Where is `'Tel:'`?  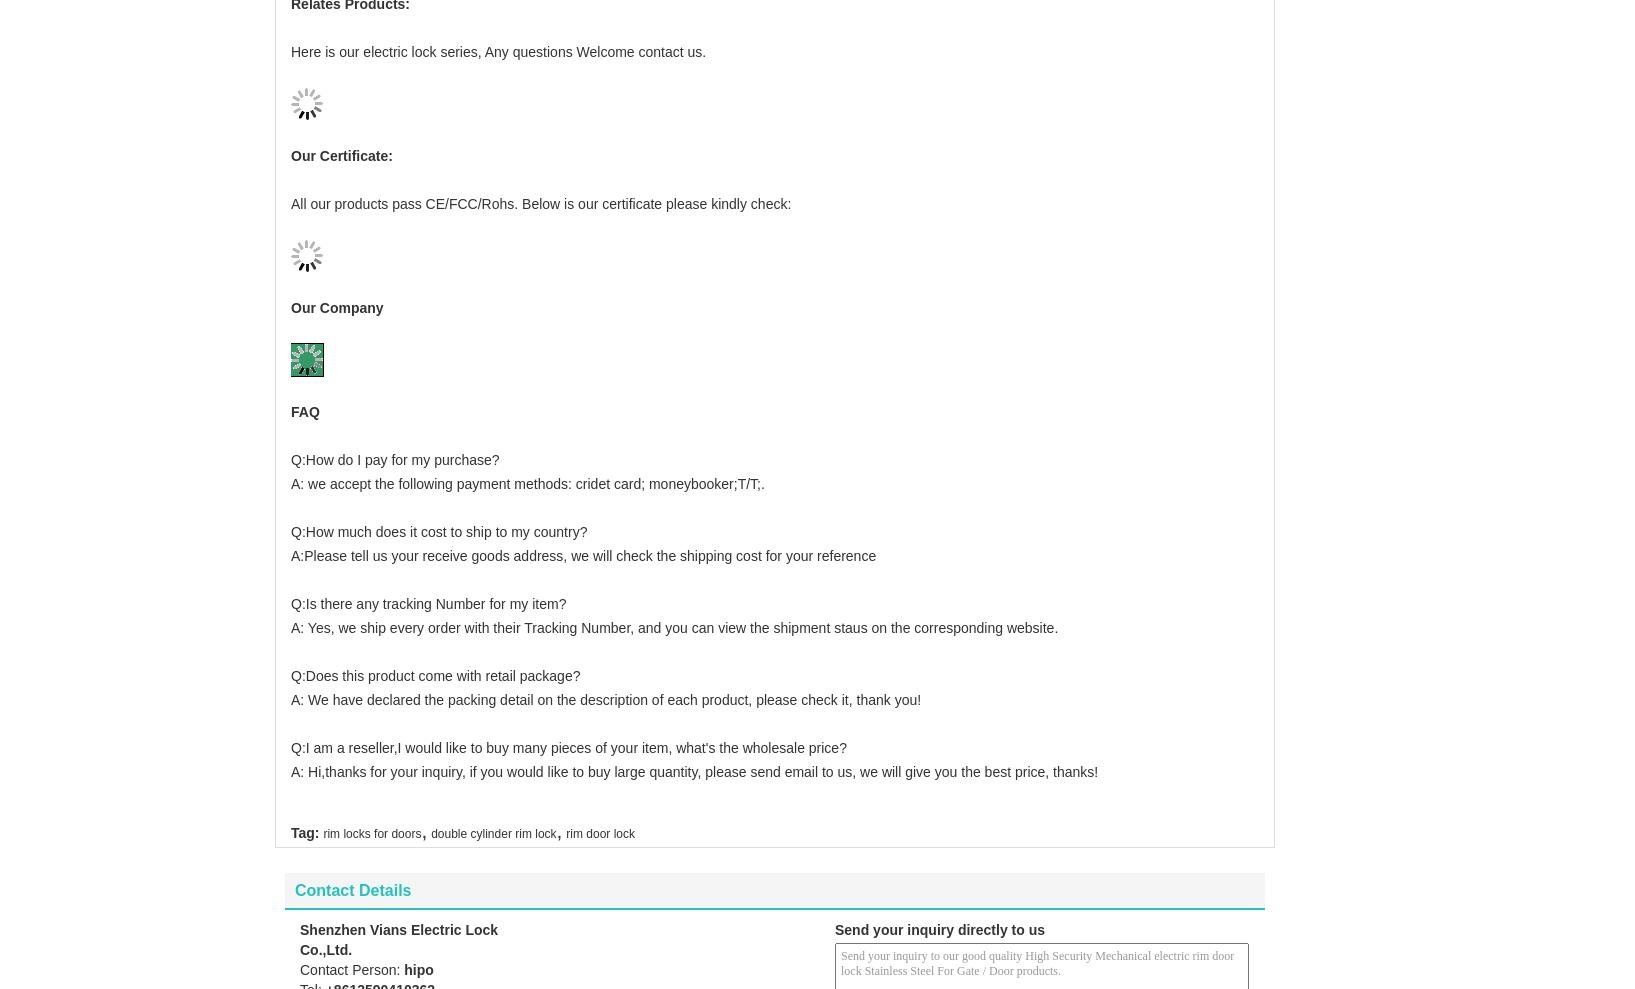 'Tel:' is located at coordinates (311, 958).